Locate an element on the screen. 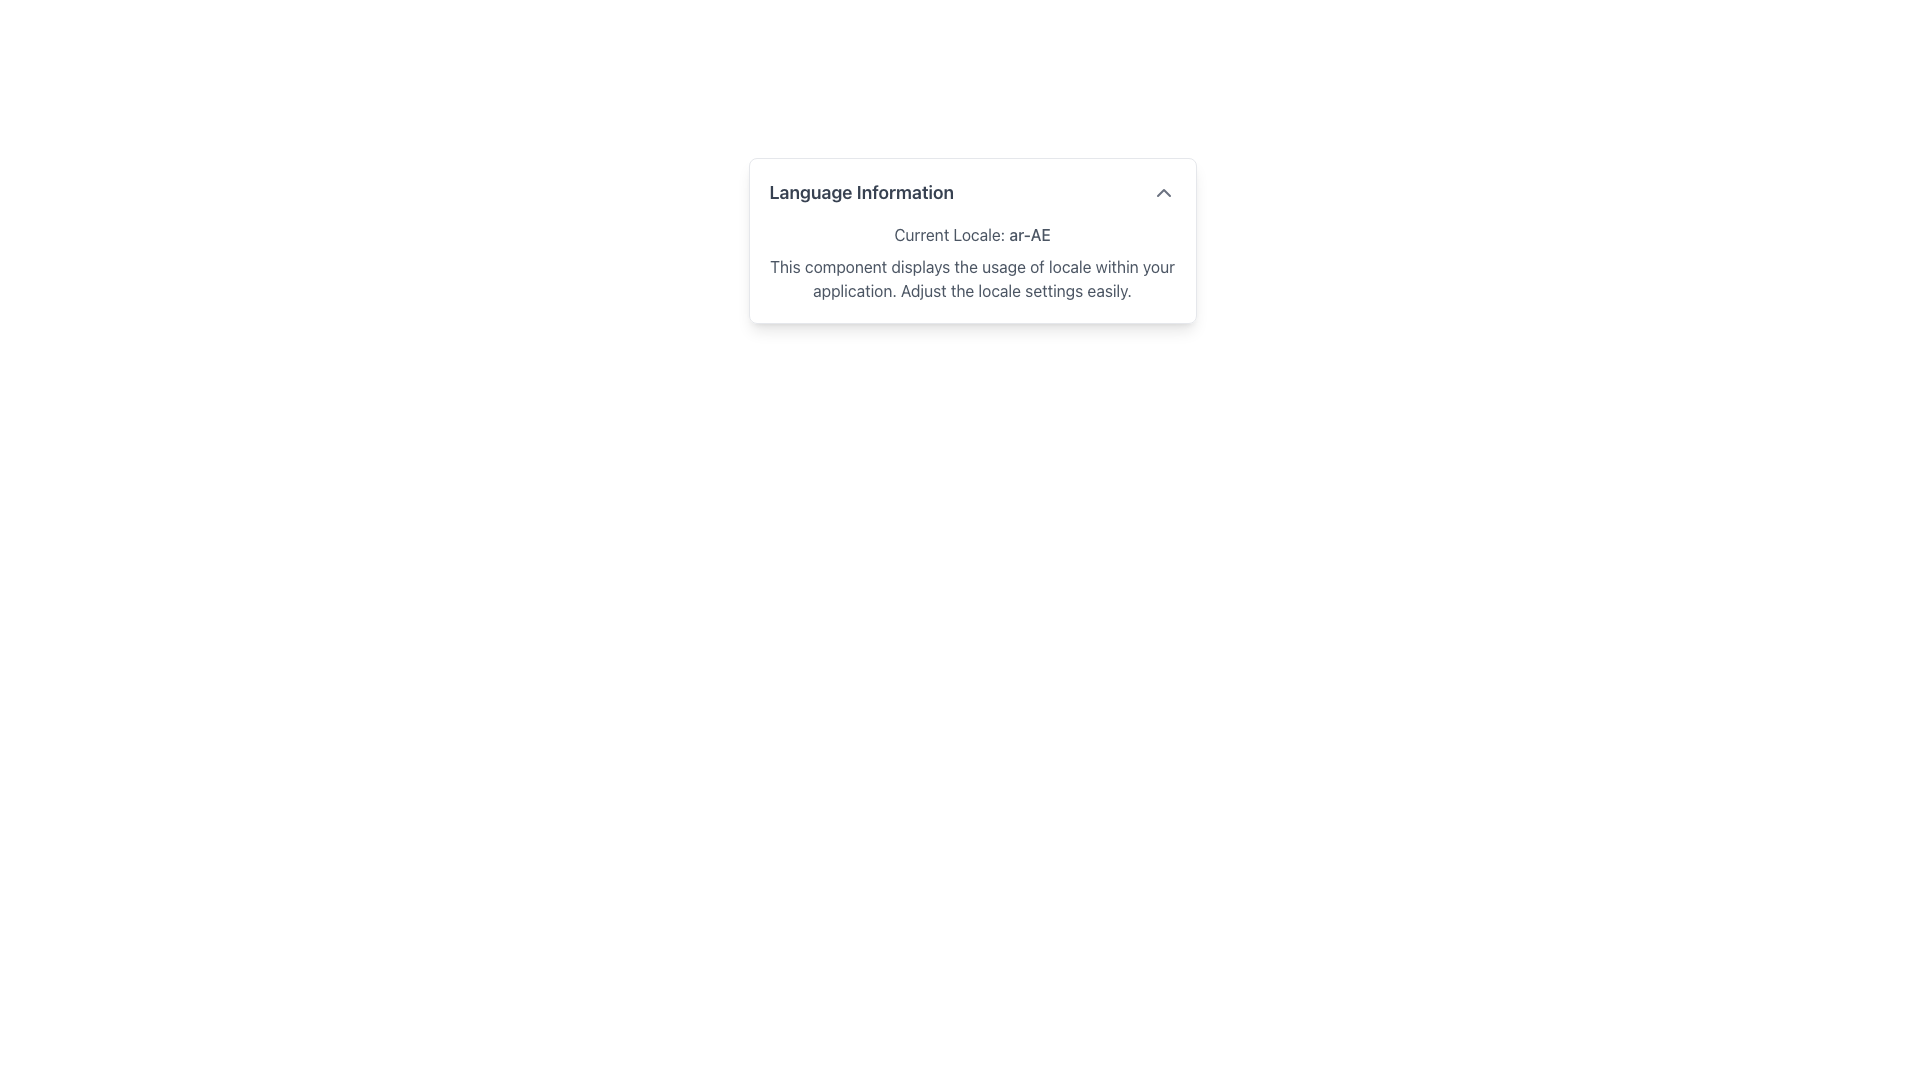  the informational Text Block that provides details about locale settings, located in the 'Language Information' card below 'Current Locale: ar-AE' is located at coordinates (972, 278).